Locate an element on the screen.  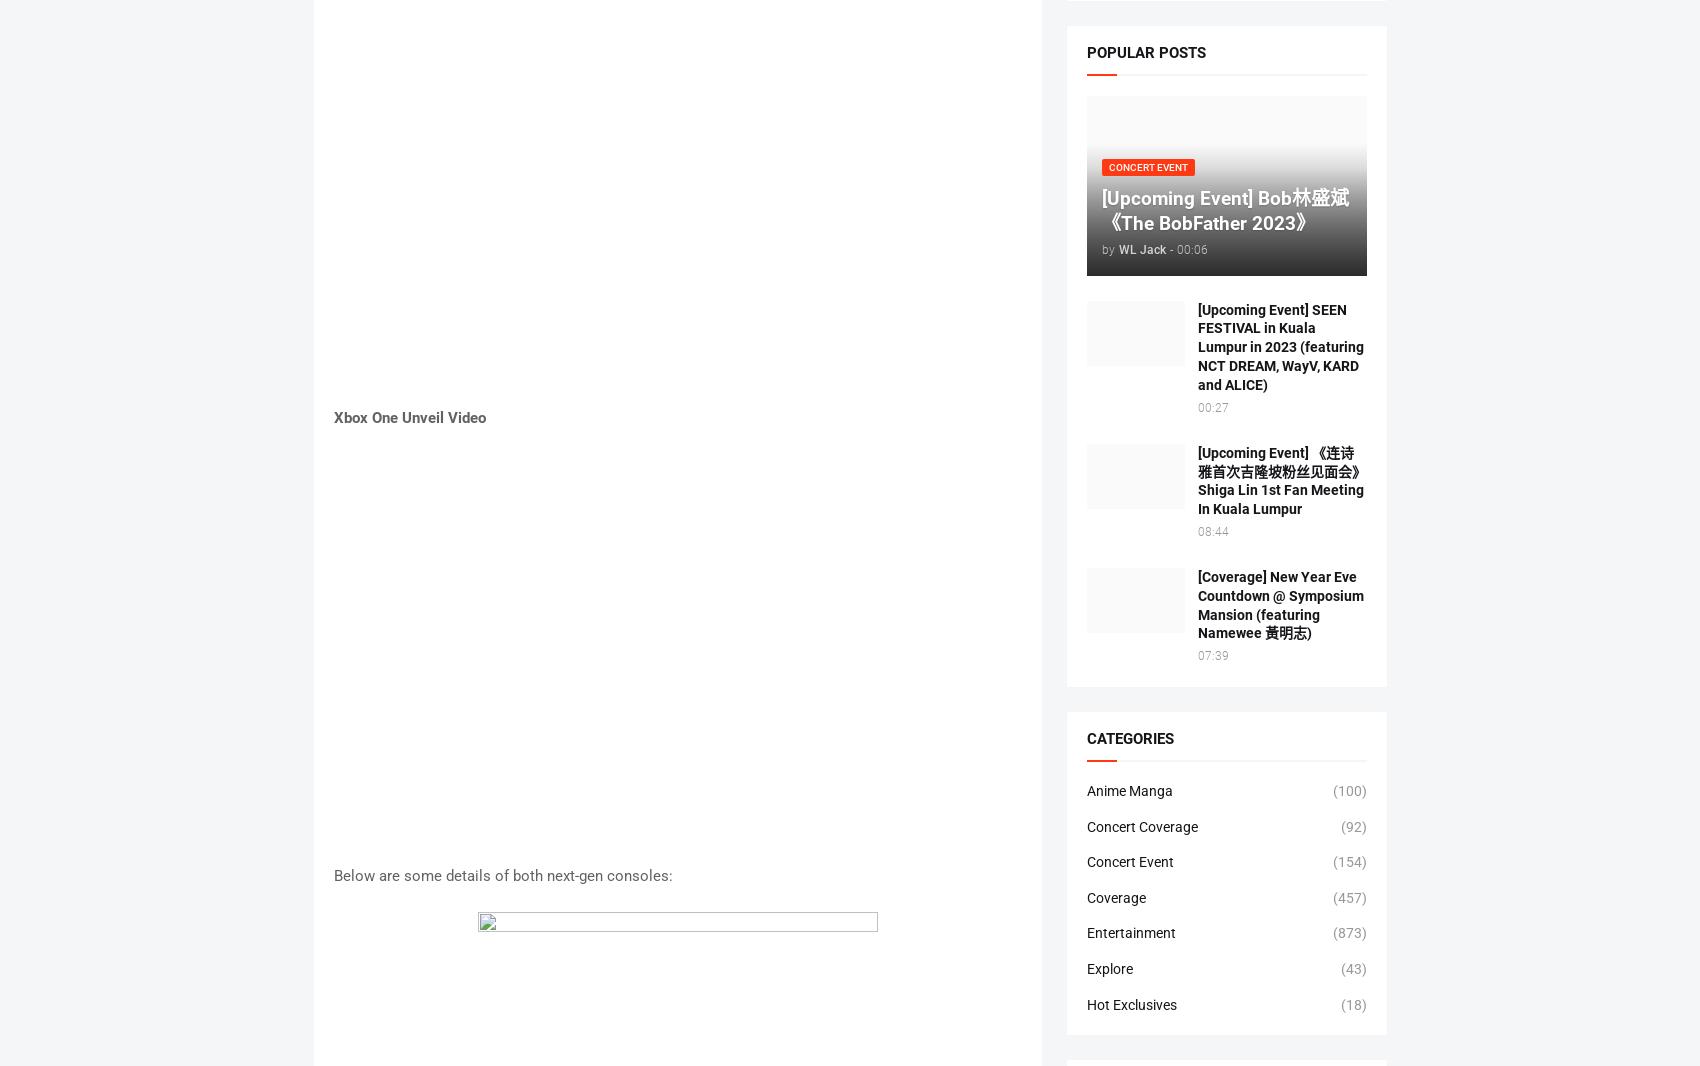
'by' is located at coordinates (1100, 248).